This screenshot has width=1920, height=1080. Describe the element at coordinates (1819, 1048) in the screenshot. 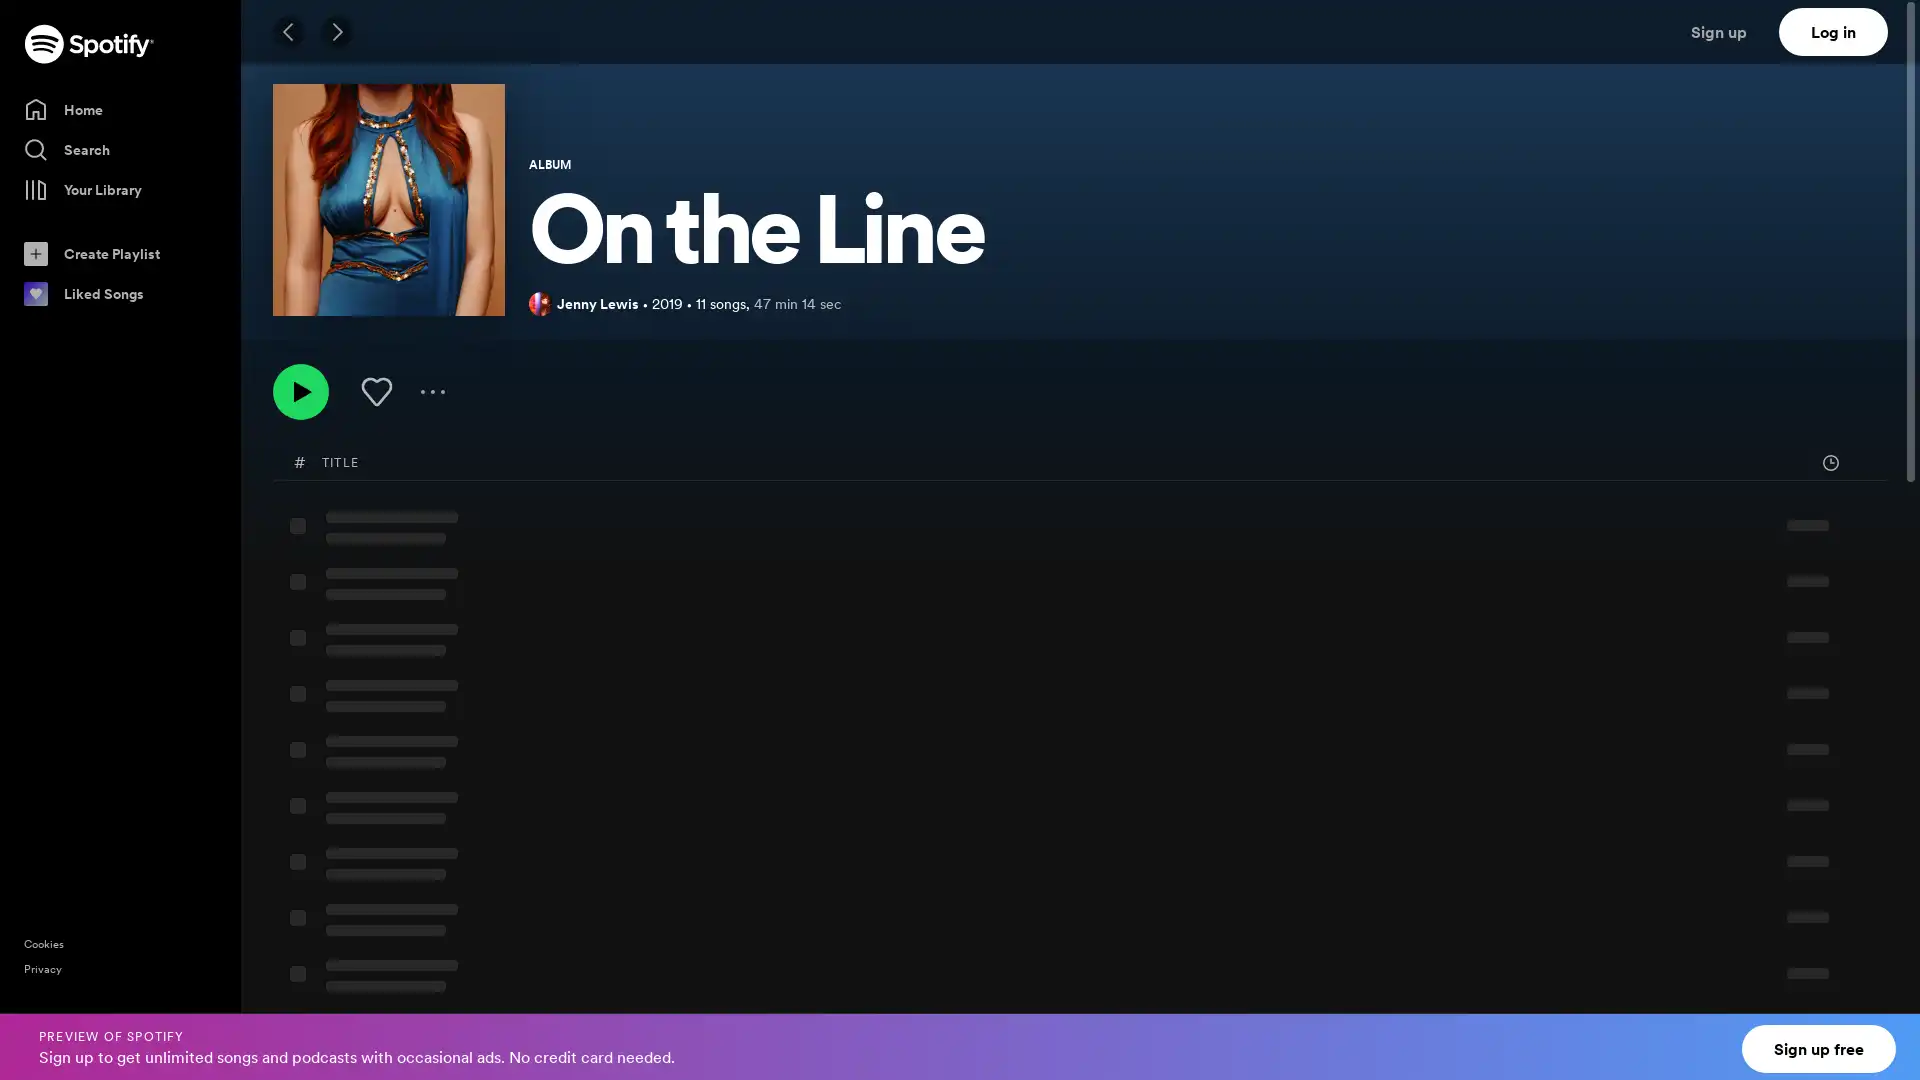

I see `Sign up free` at that location.